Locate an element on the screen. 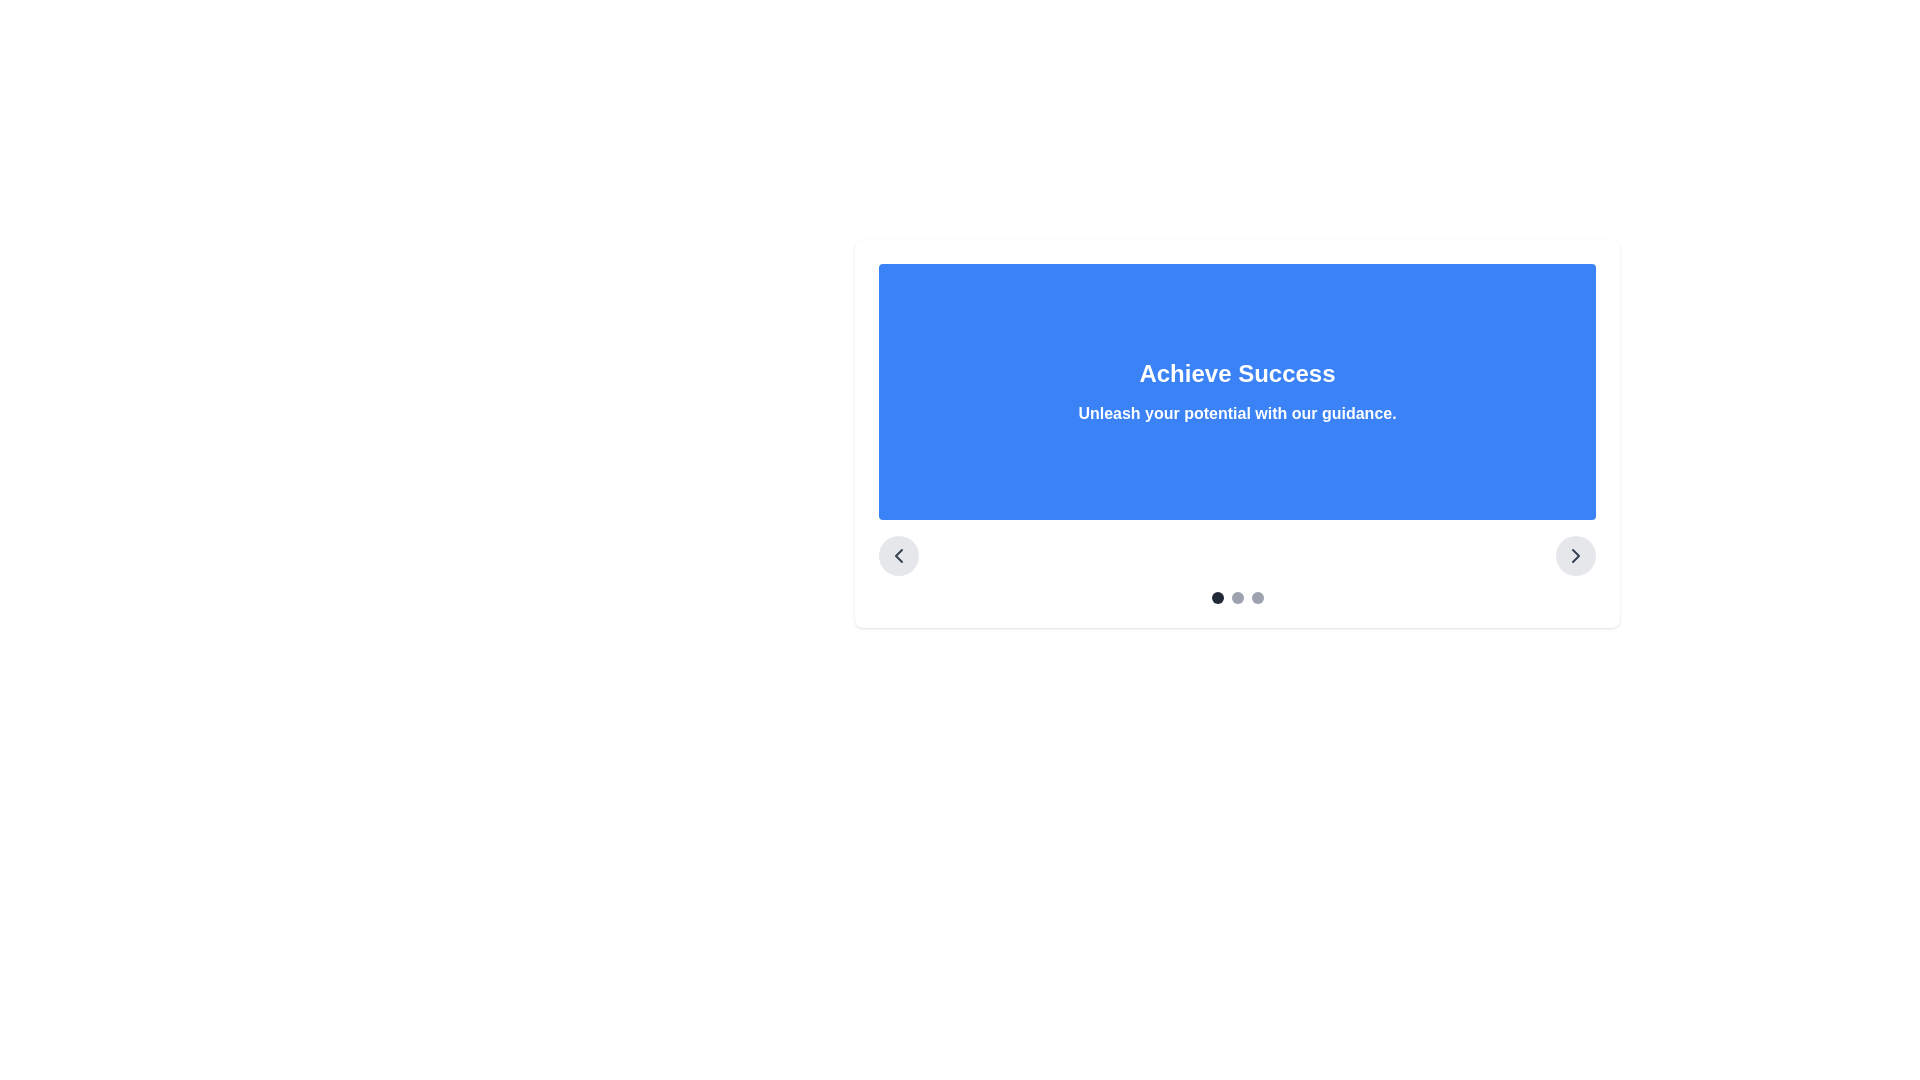 The image size is (1920, 1080). the Text label that serves as a visual heading or title, positioned above the text 'Unleash your potential with our guidance.' is located at coordinates (1236, 374).